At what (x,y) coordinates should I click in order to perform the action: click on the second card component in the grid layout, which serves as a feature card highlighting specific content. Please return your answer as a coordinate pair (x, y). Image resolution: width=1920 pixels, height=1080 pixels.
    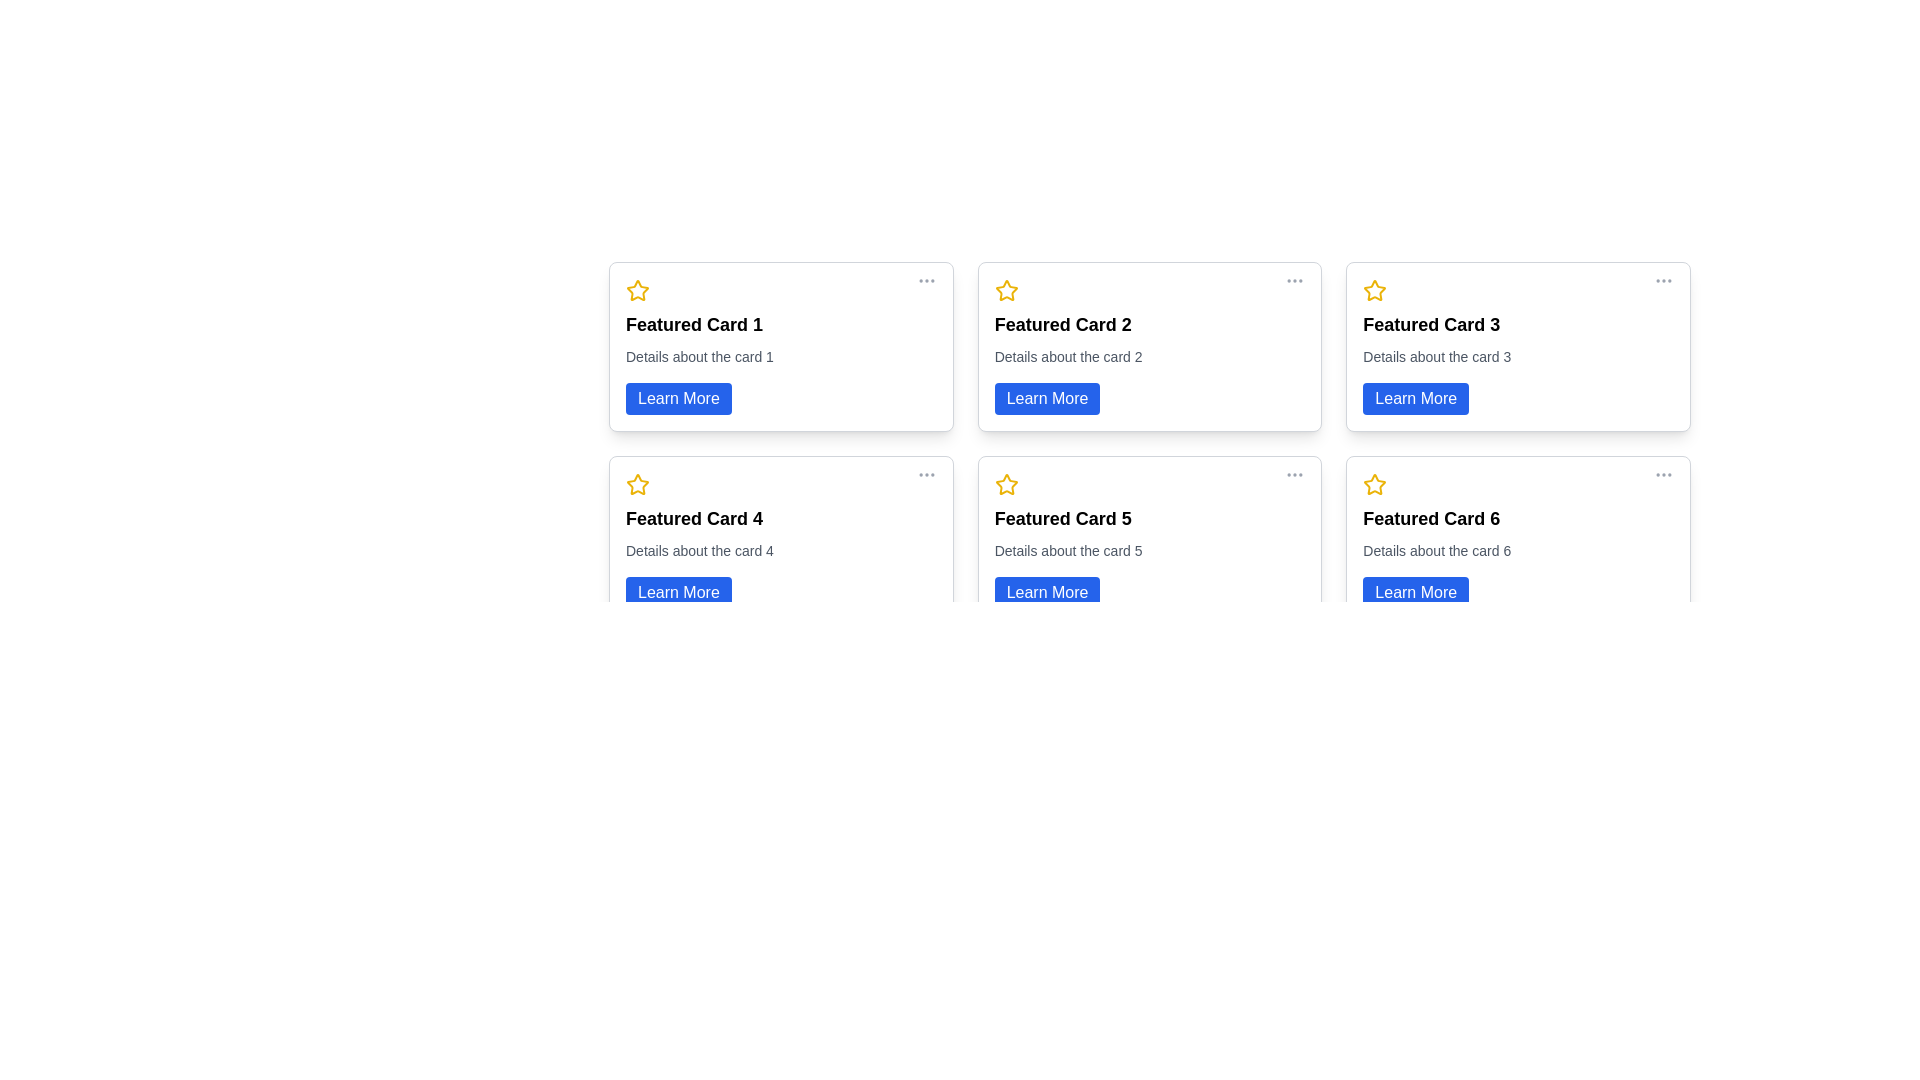
    Looking at the image, I should click on (1150, 346).